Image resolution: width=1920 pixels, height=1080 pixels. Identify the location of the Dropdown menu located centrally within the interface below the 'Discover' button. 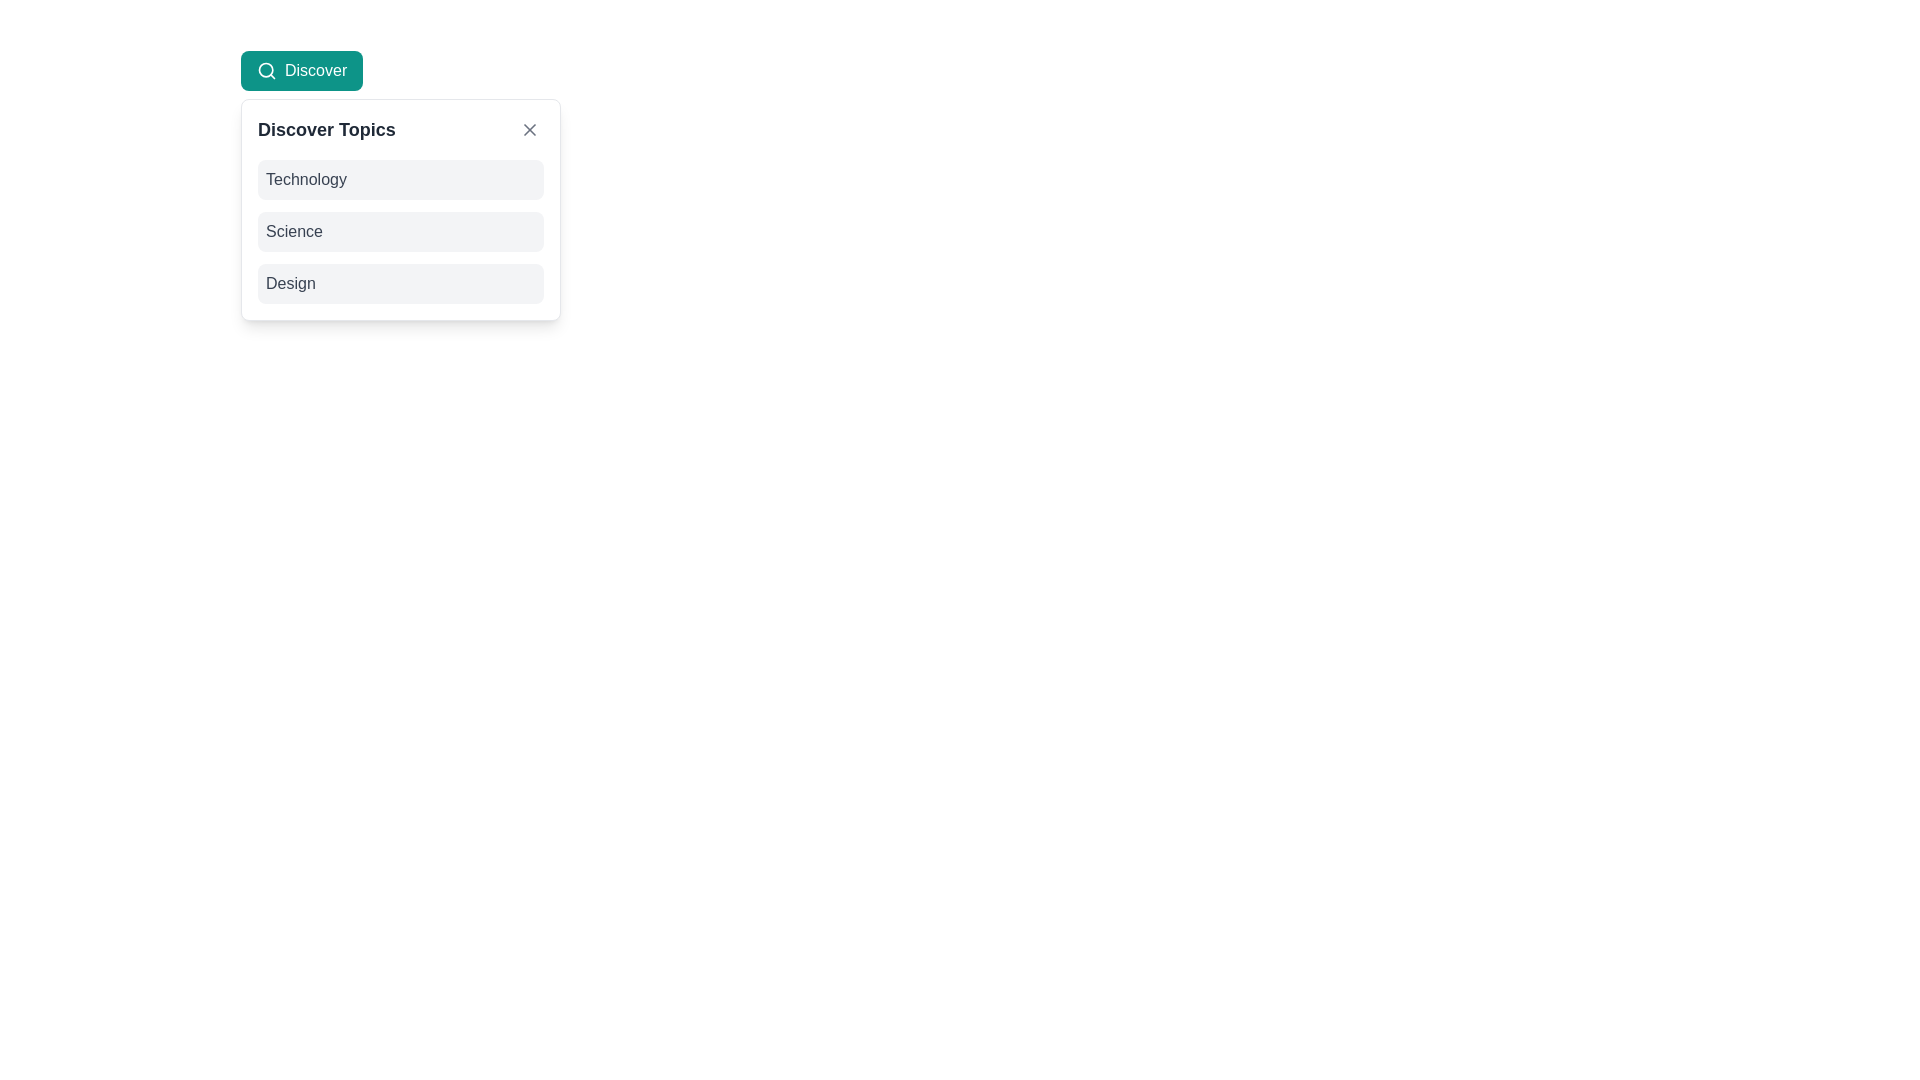
(400, 209).